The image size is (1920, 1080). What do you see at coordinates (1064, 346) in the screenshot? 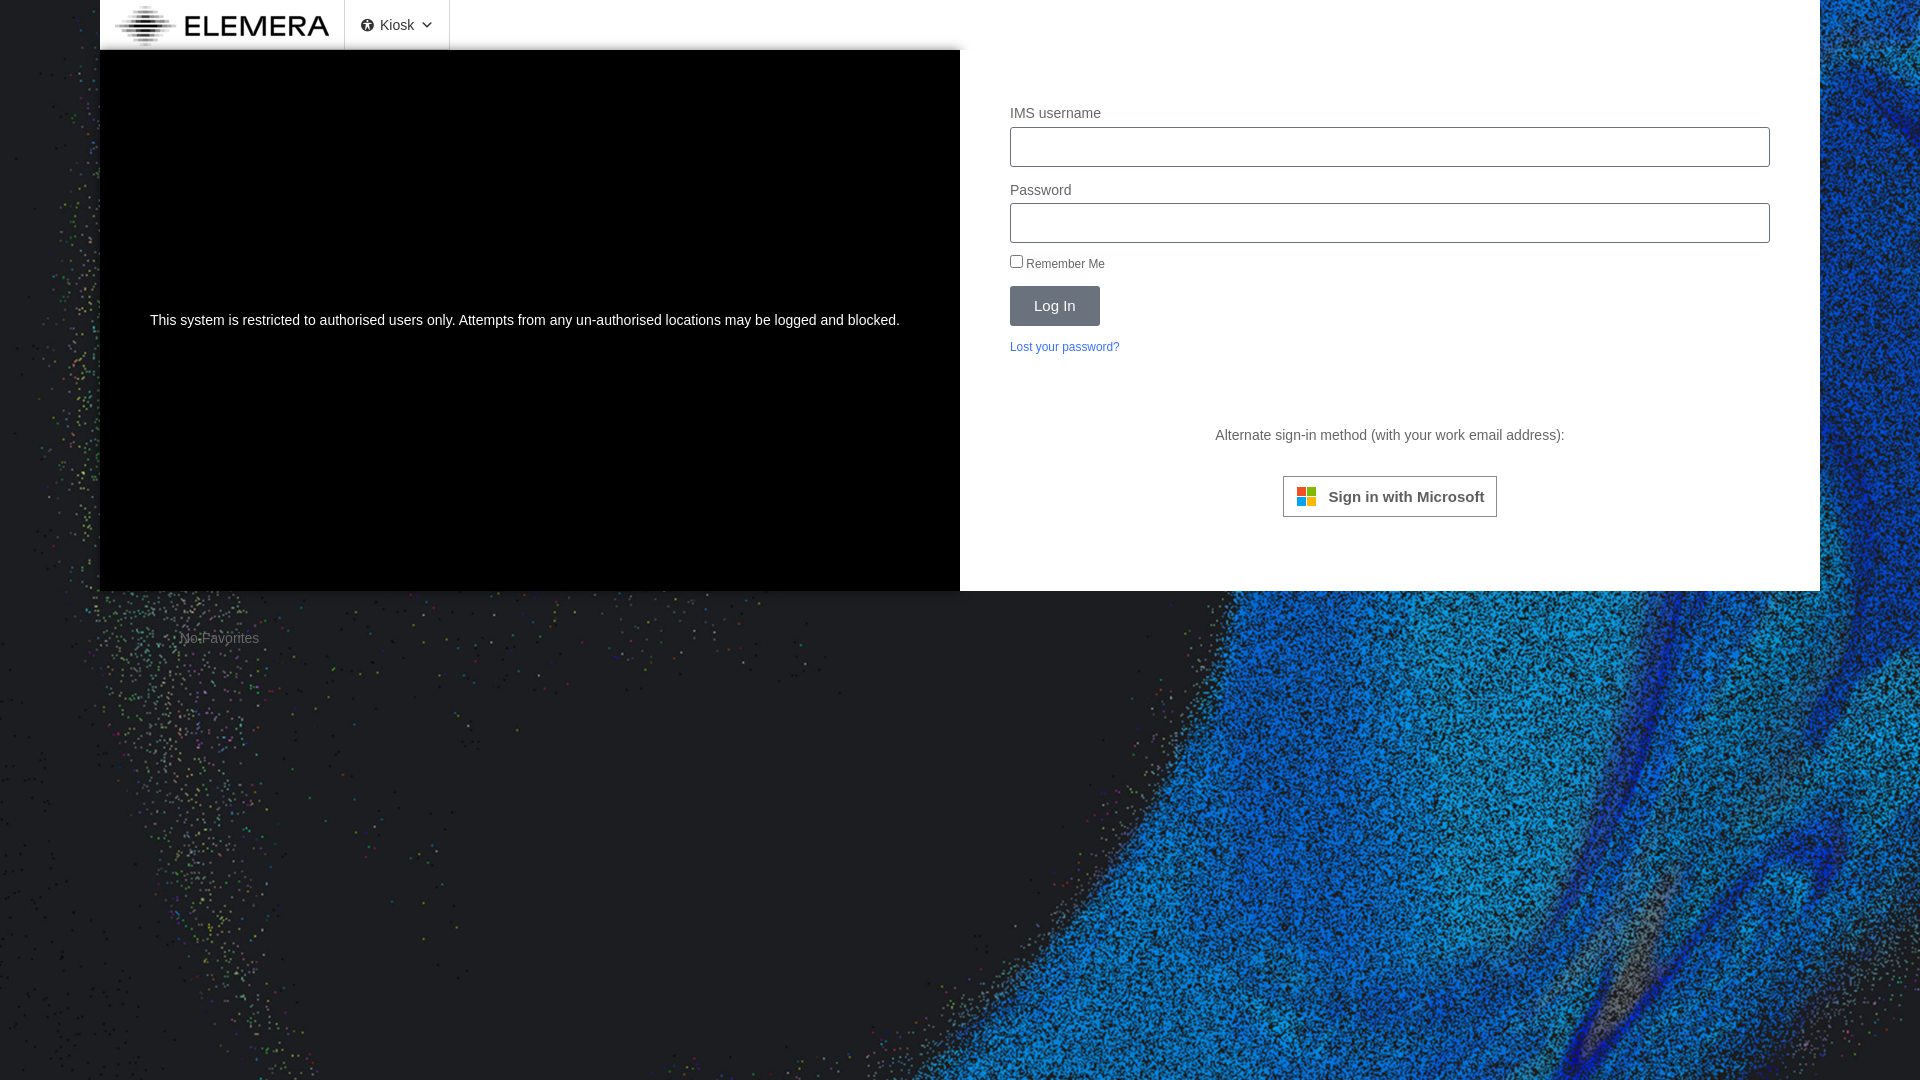
I see `'Lost your password?'` at bounding box center [1064, 346].